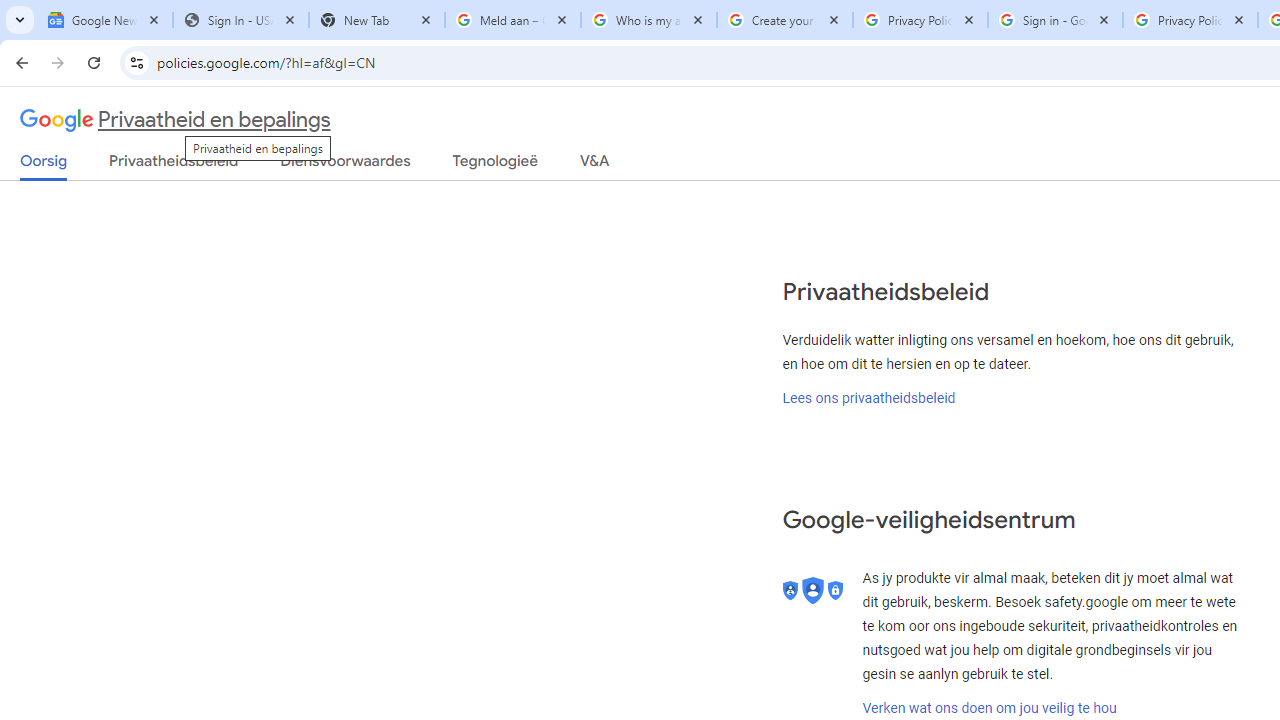 The width and height of the screenshot is (1280, 720). I want to click on 'Sign In - USA TODAY', so click(240, 20).